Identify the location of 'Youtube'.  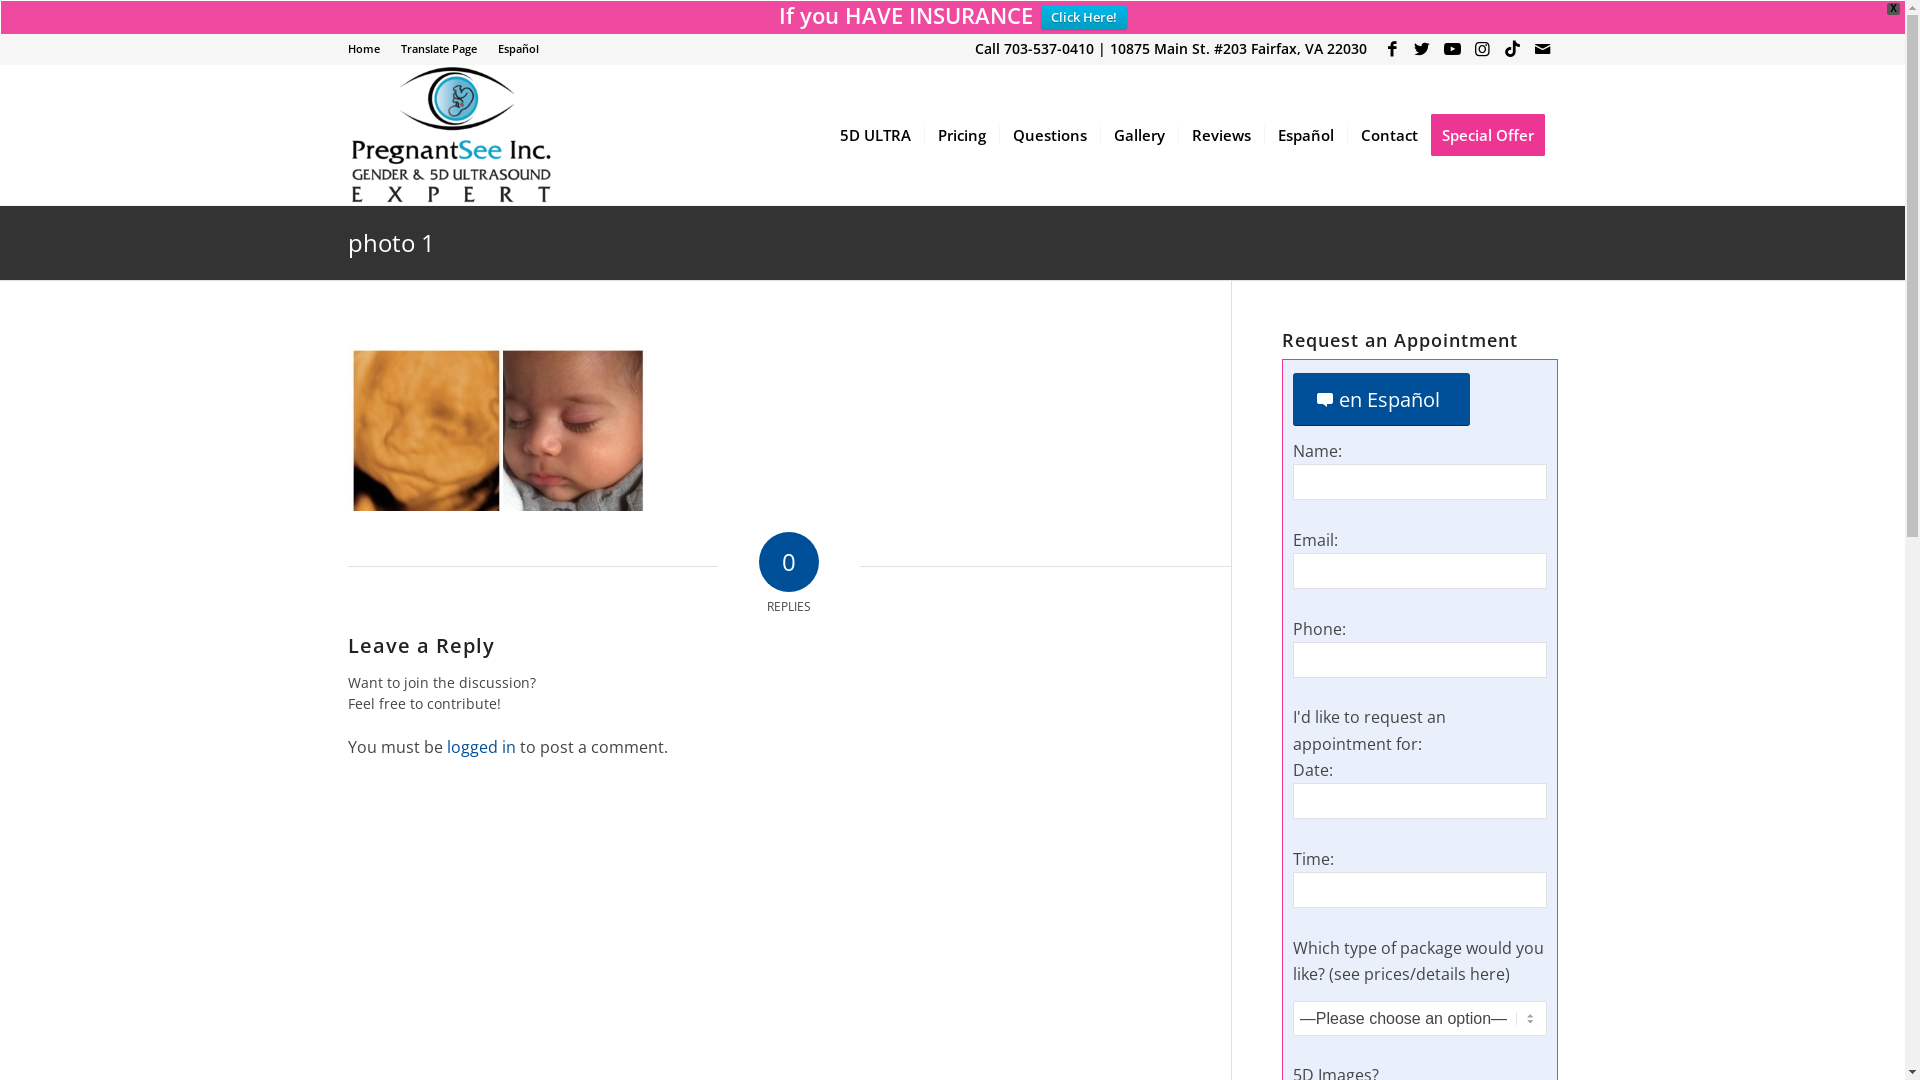
(1437, 48).